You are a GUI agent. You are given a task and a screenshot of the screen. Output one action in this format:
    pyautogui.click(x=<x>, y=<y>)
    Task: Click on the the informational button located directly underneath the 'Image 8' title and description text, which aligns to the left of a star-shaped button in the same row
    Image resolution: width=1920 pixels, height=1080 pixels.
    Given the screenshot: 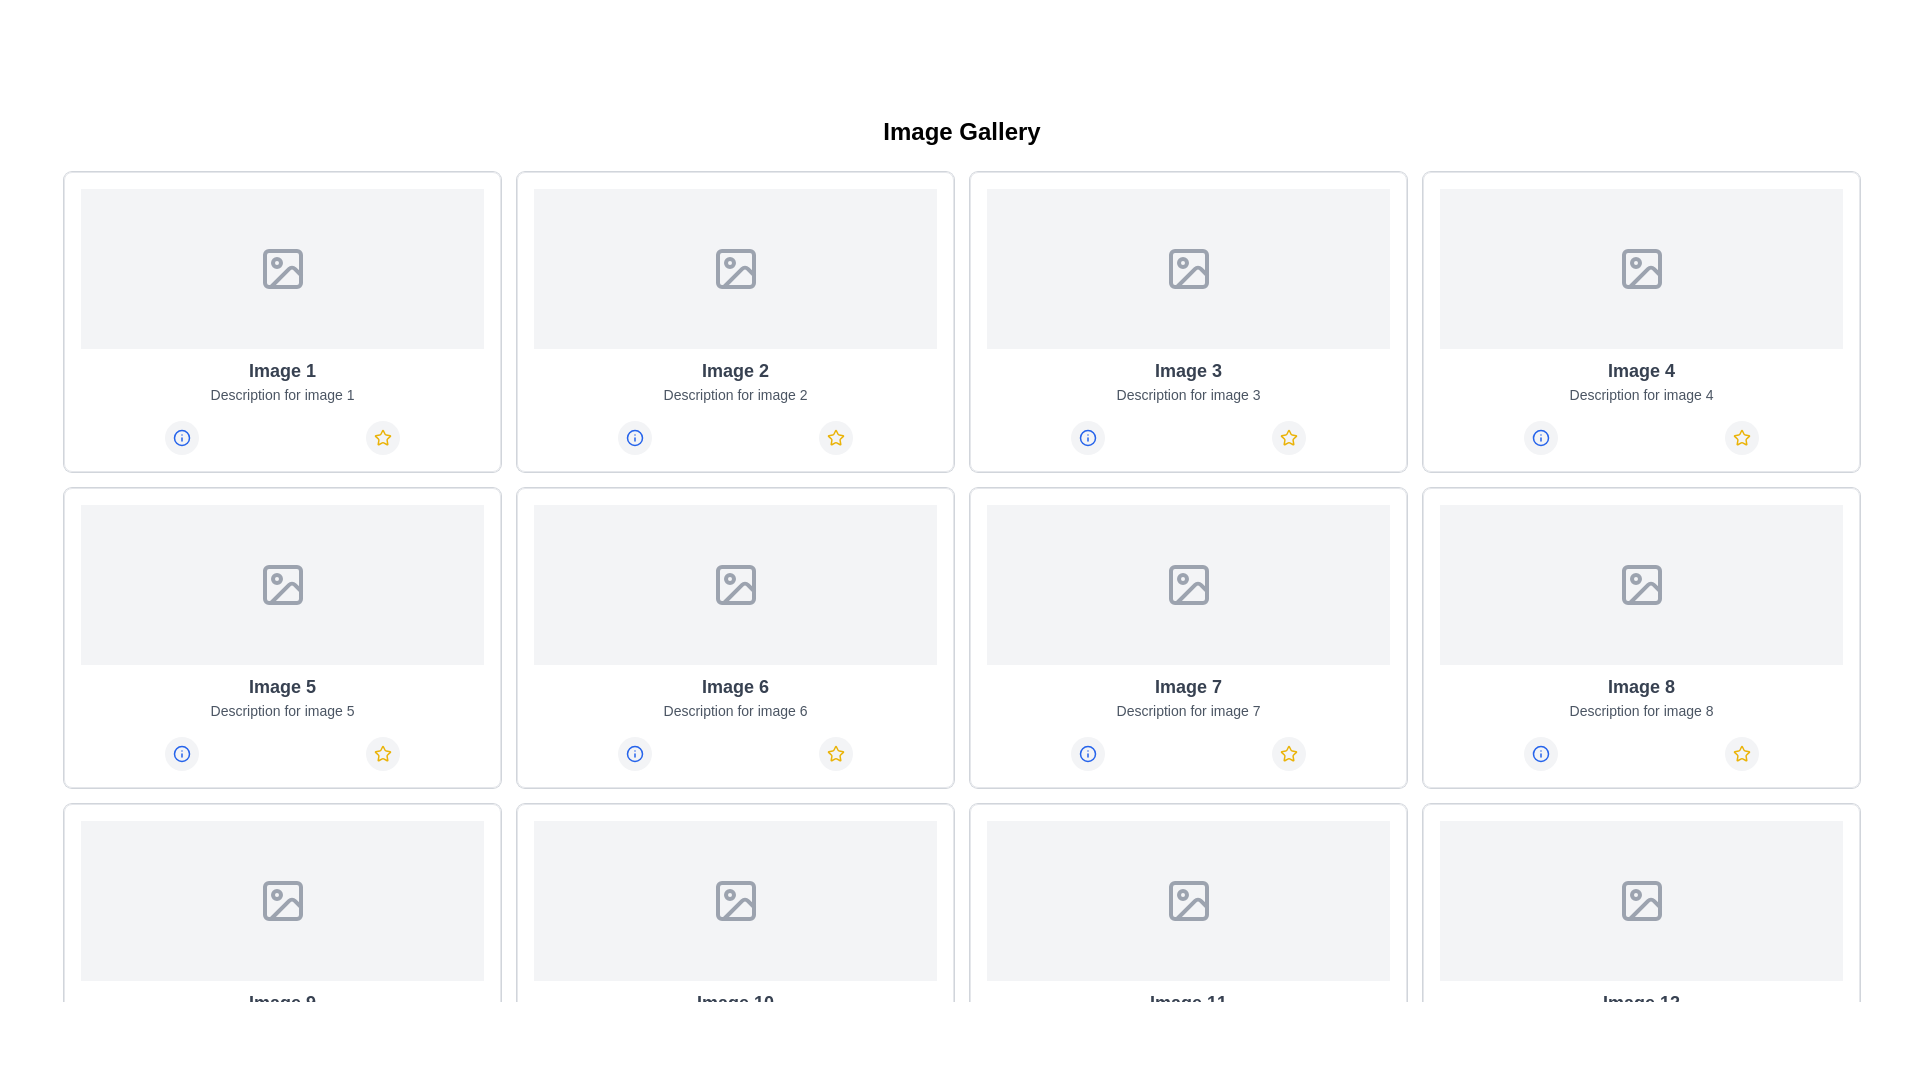 What is the action you would take?
    pyautogui.click(x=1539, y=753)
    